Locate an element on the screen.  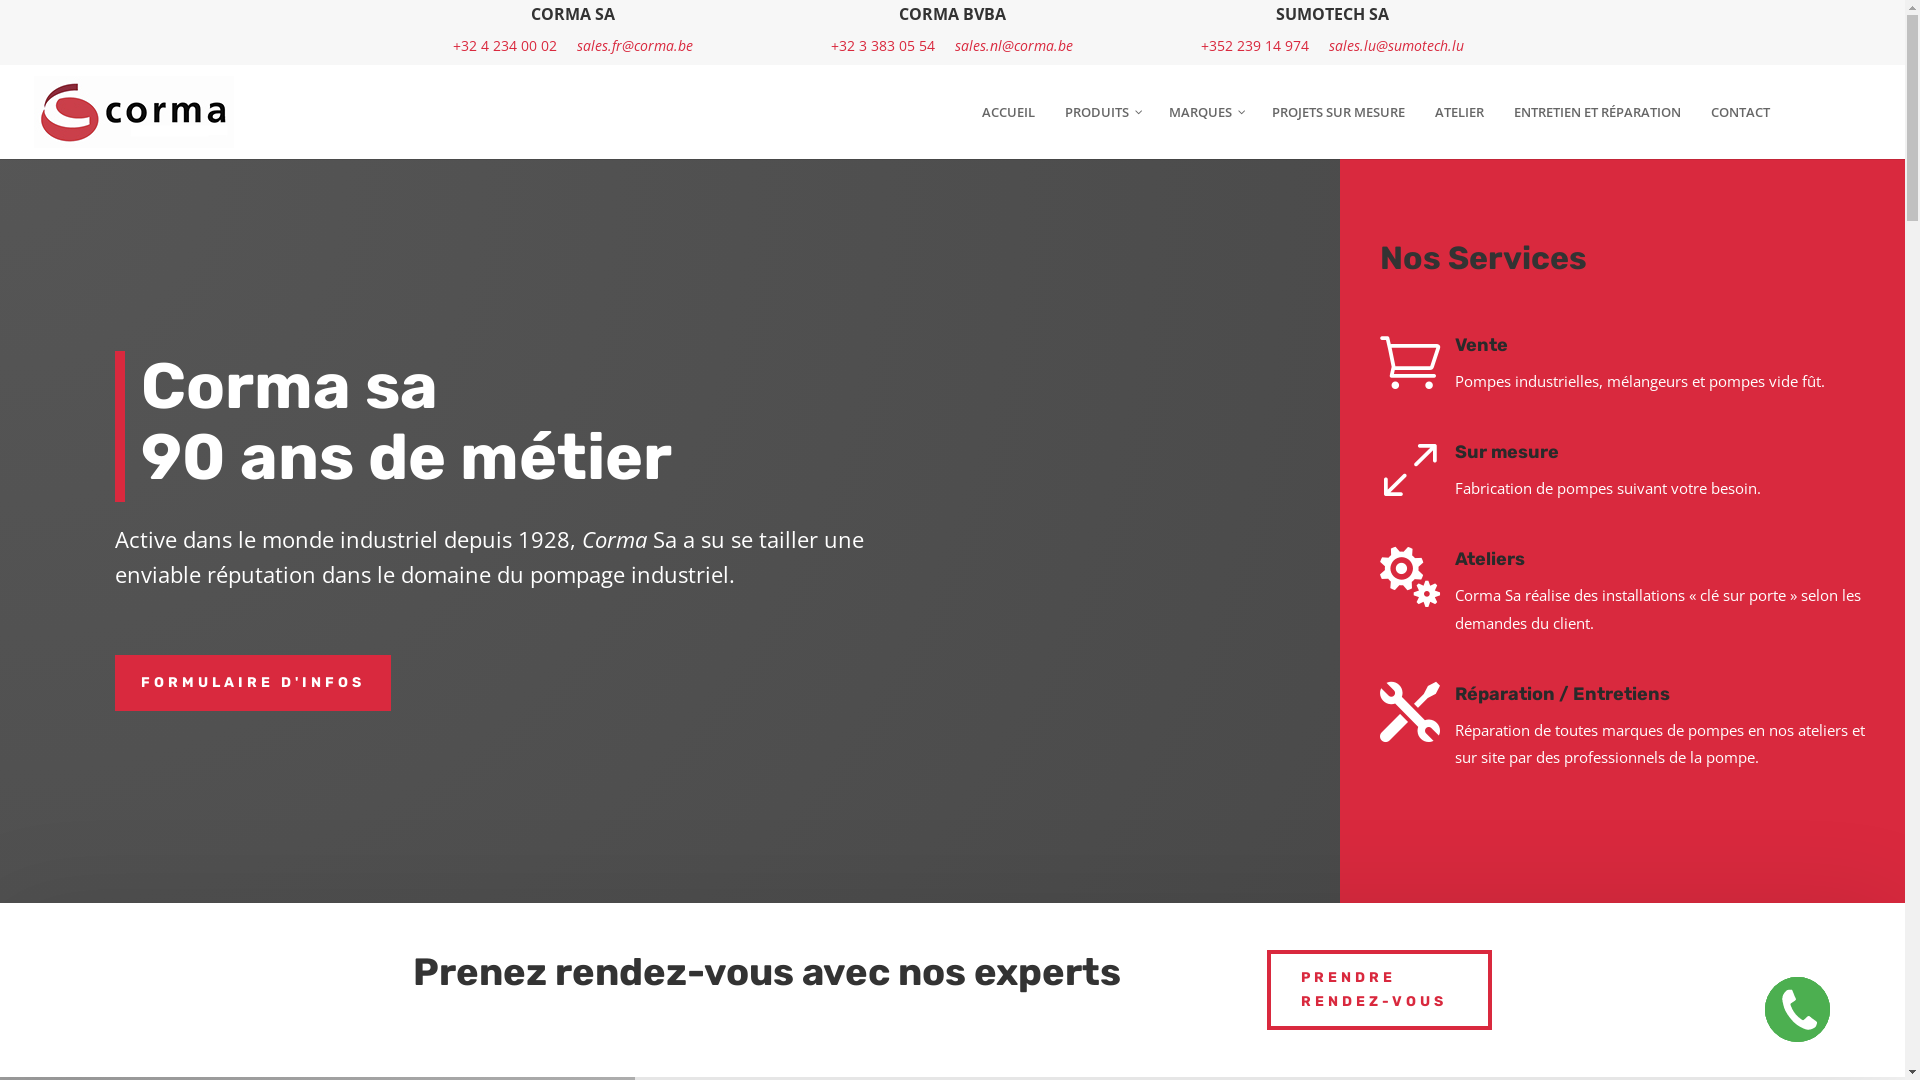
'ACCUEIL' is located at coordinates (1008, 128).